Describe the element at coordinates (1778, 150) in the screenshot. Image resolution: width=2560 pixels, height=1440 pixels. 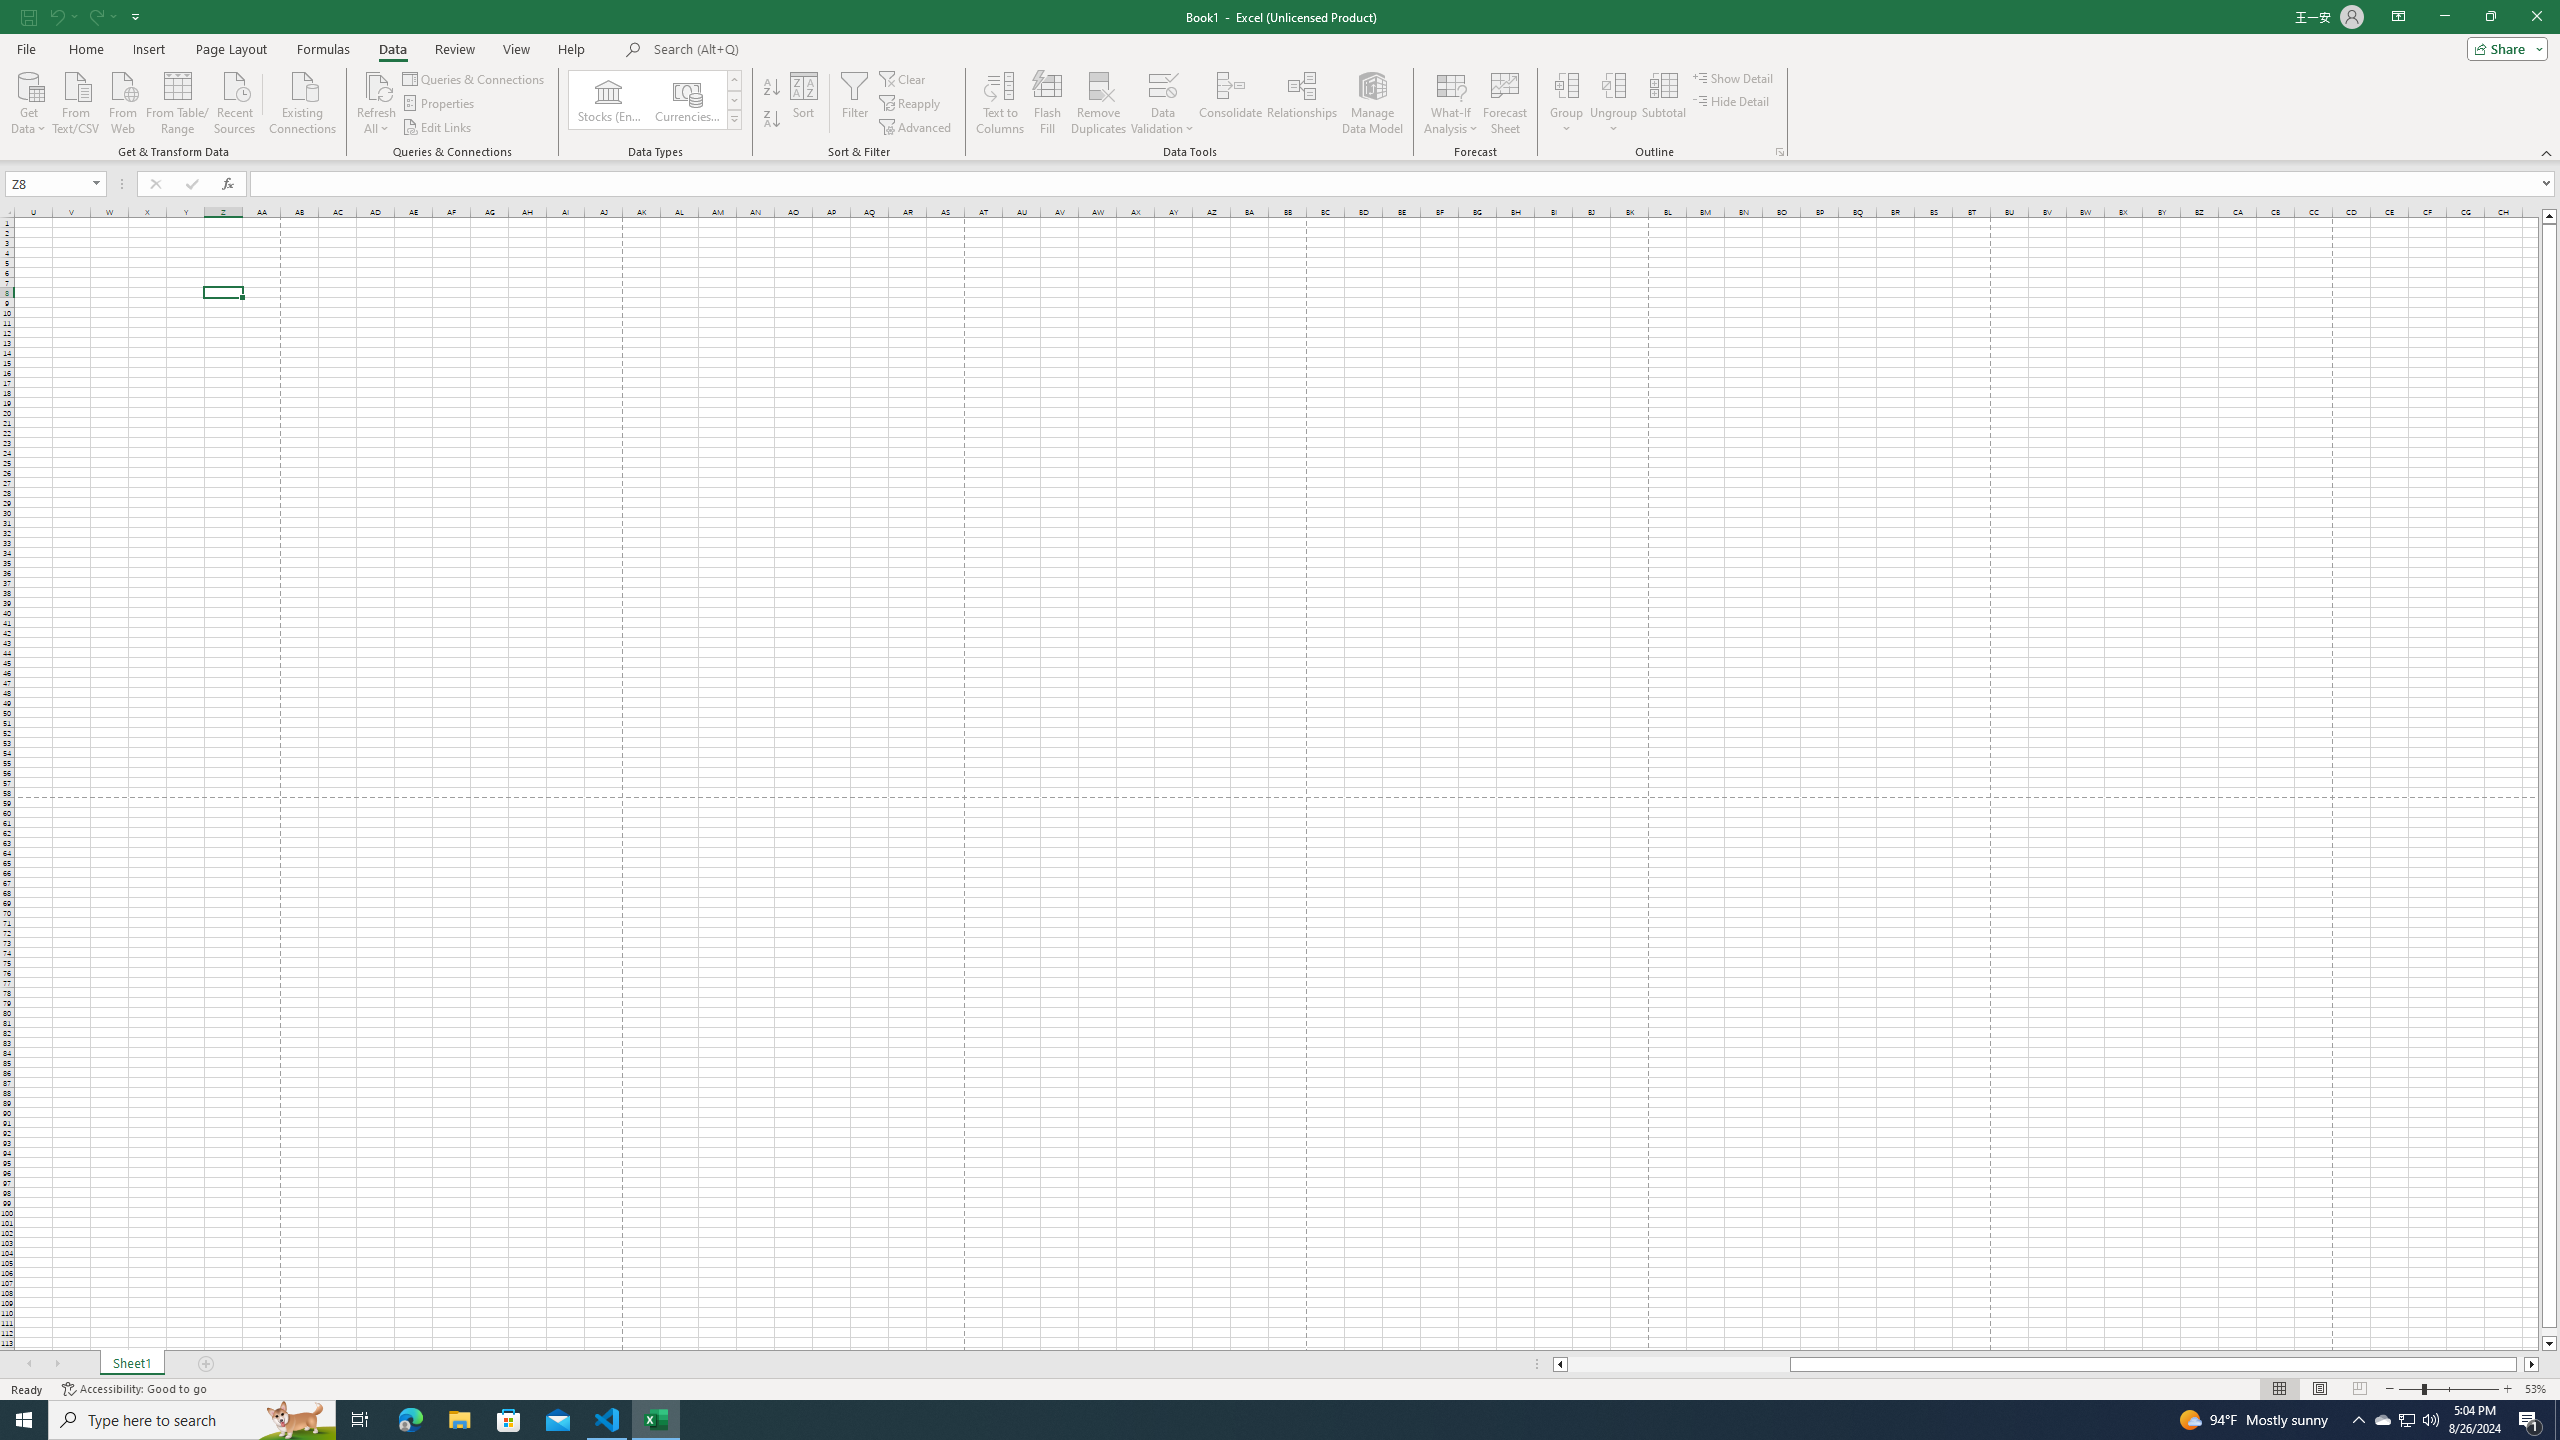
I see `'Group and Outline Settings'` at that location.